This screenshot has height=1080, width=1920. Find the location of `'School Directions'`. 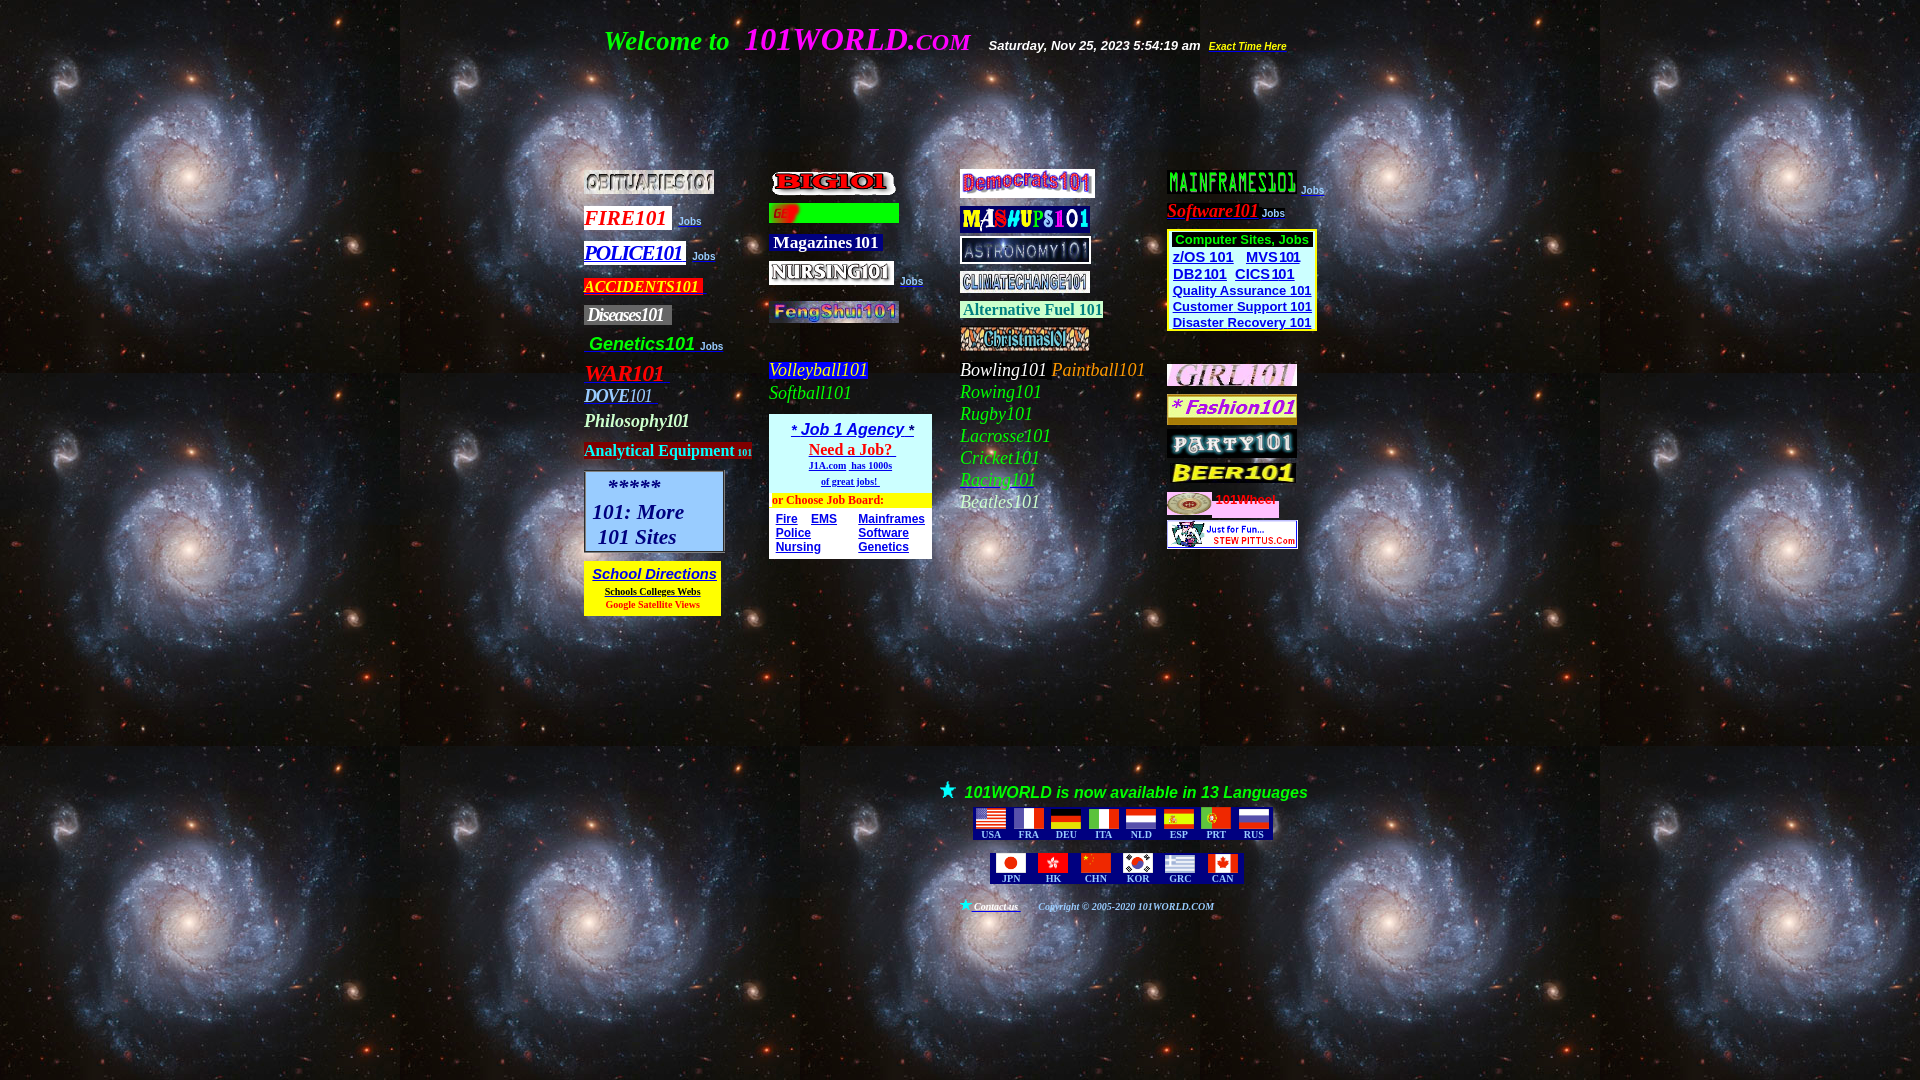

'School Directions' is located at coordinates (590, 574).